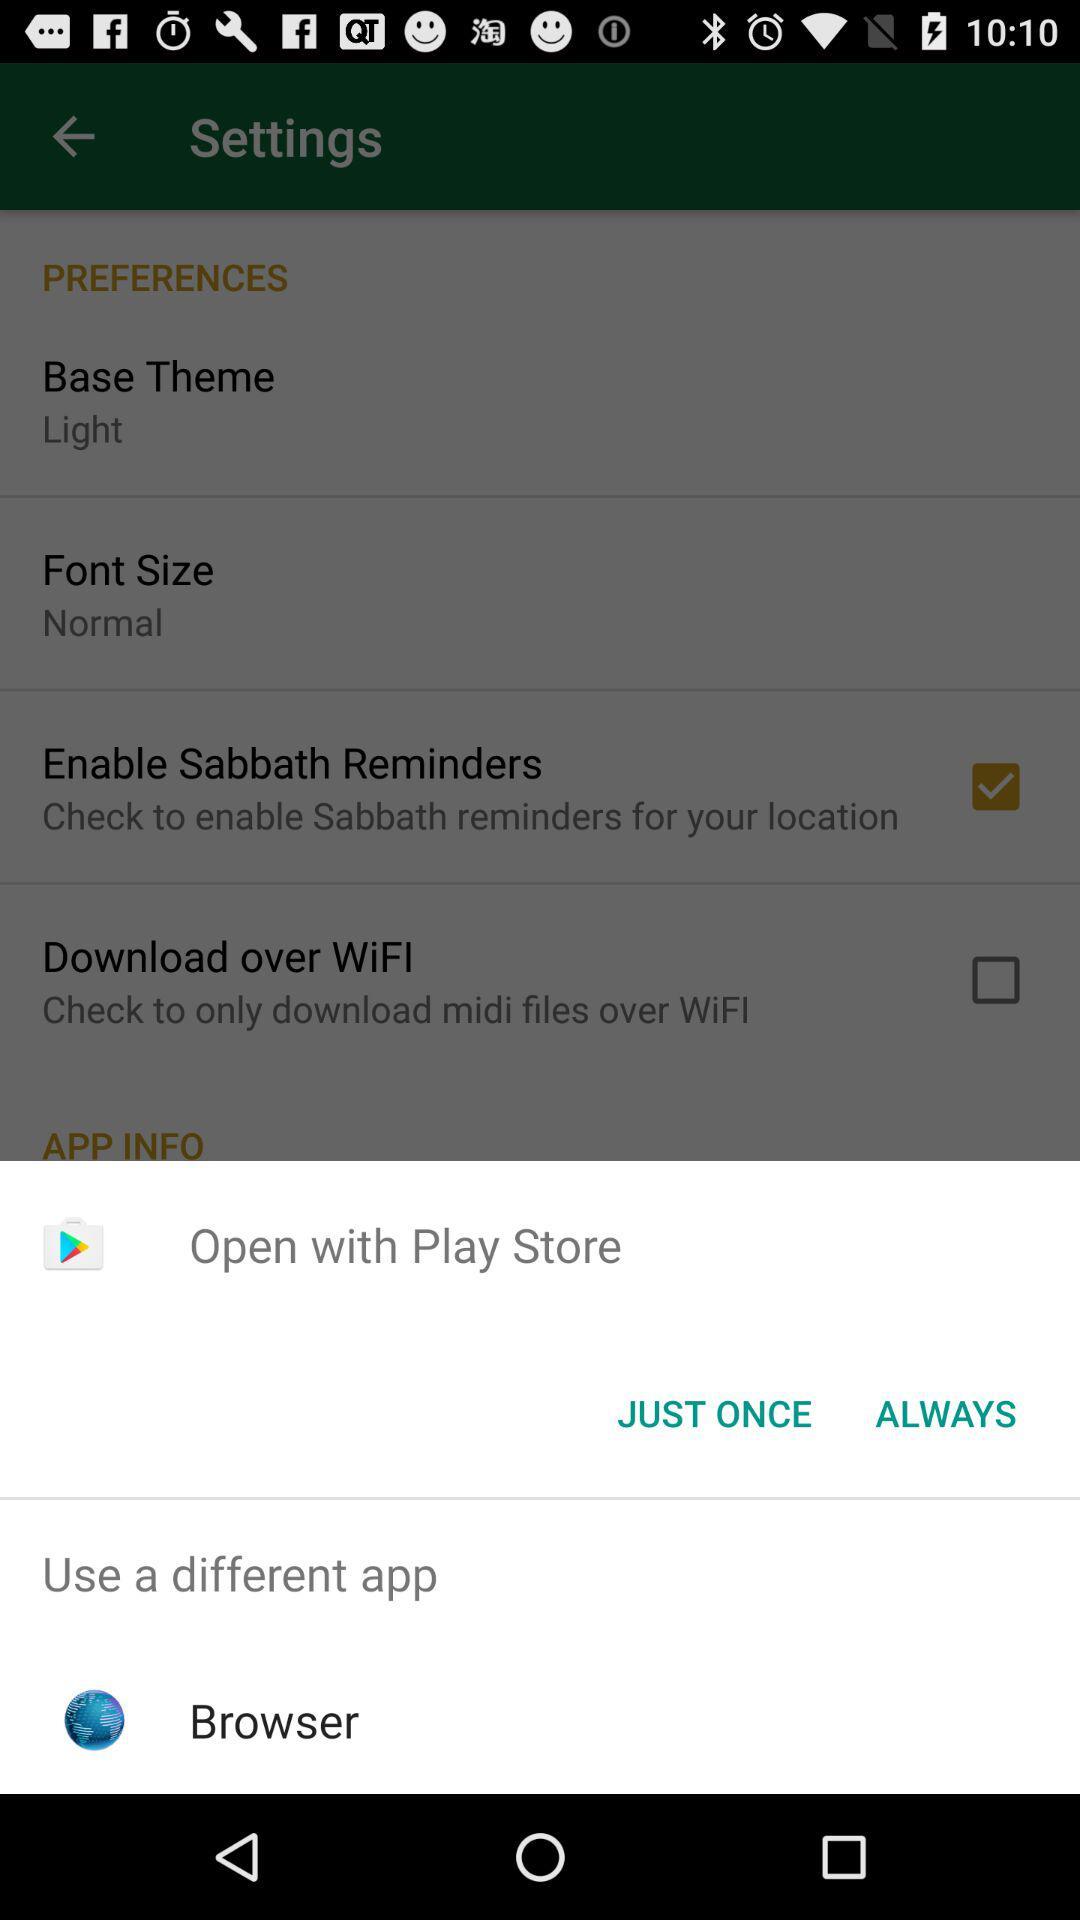 The width and height of the screenshot is (1080, 1920). I want to click on always, so click(945, 1411).